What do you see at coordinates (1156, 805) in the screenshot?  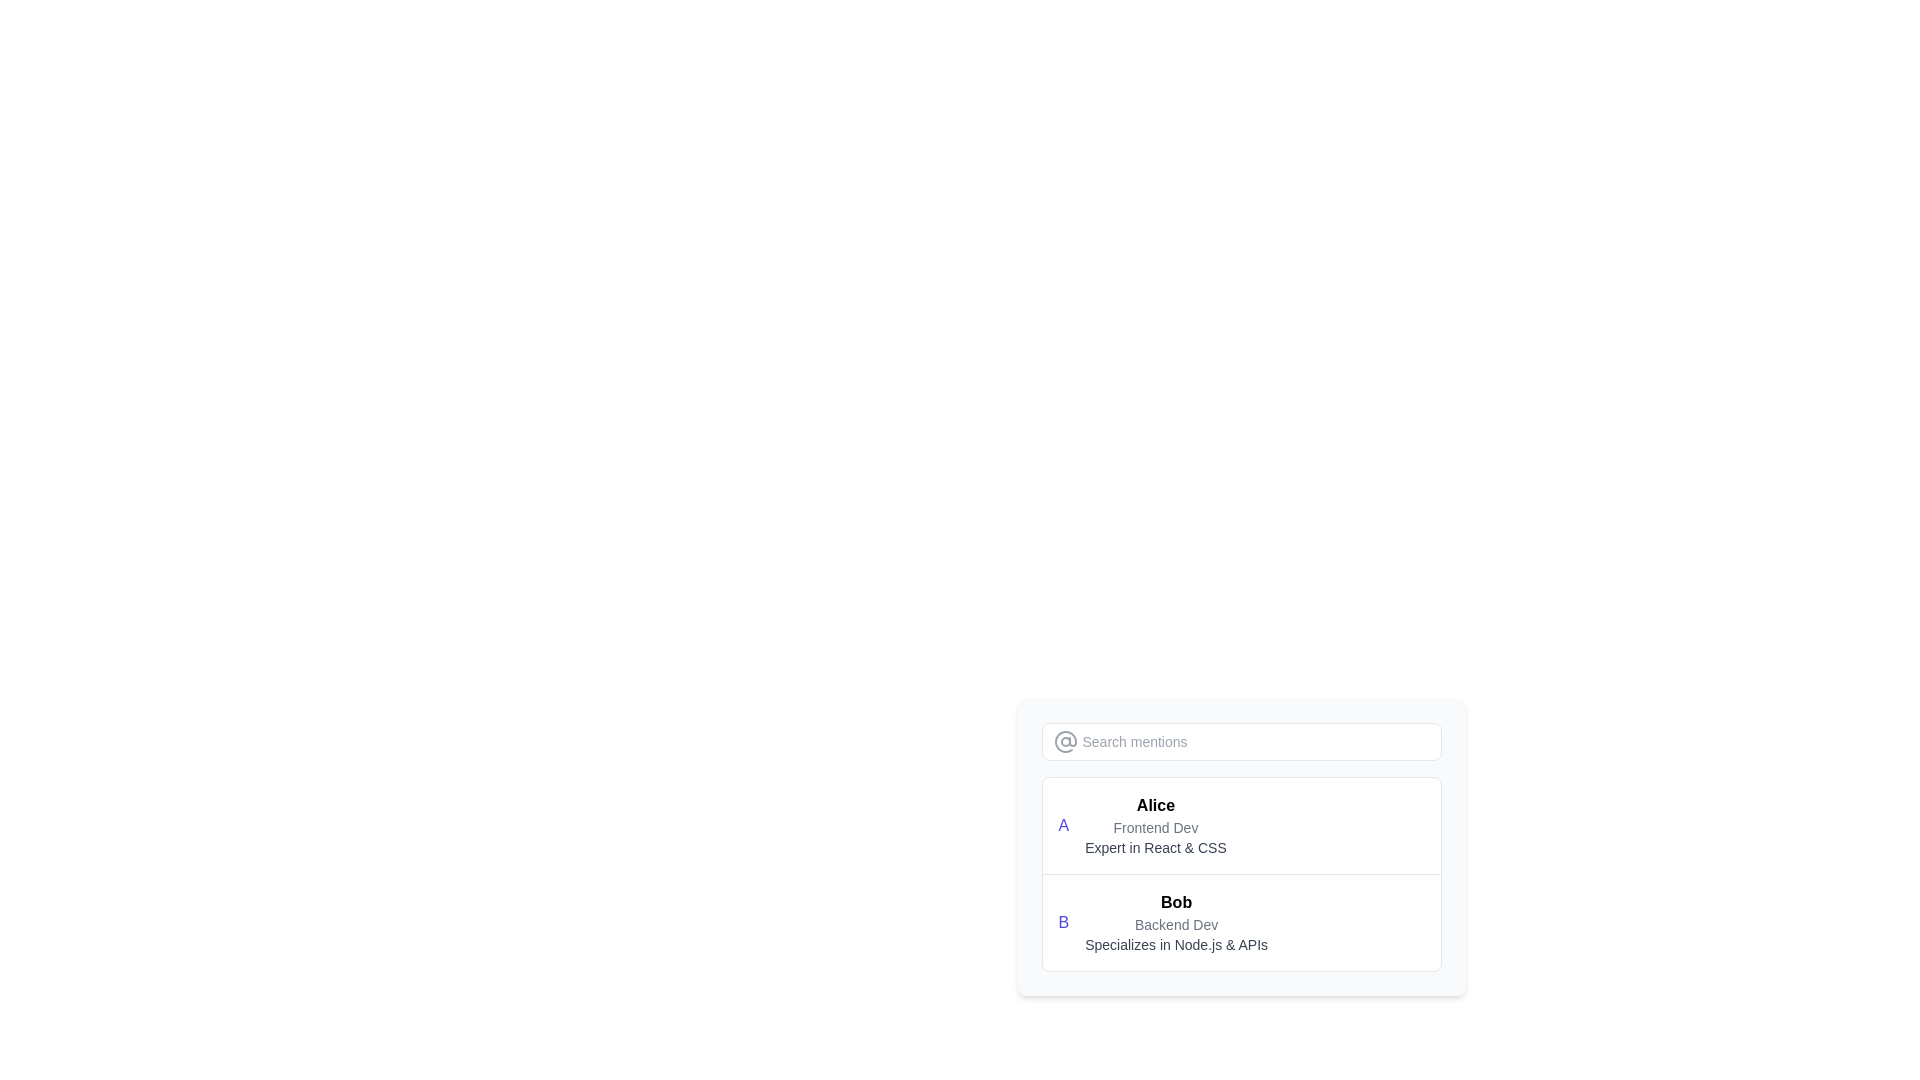 I see `the text label element displaying 'Alice'` at bounding box center [1156, 805].